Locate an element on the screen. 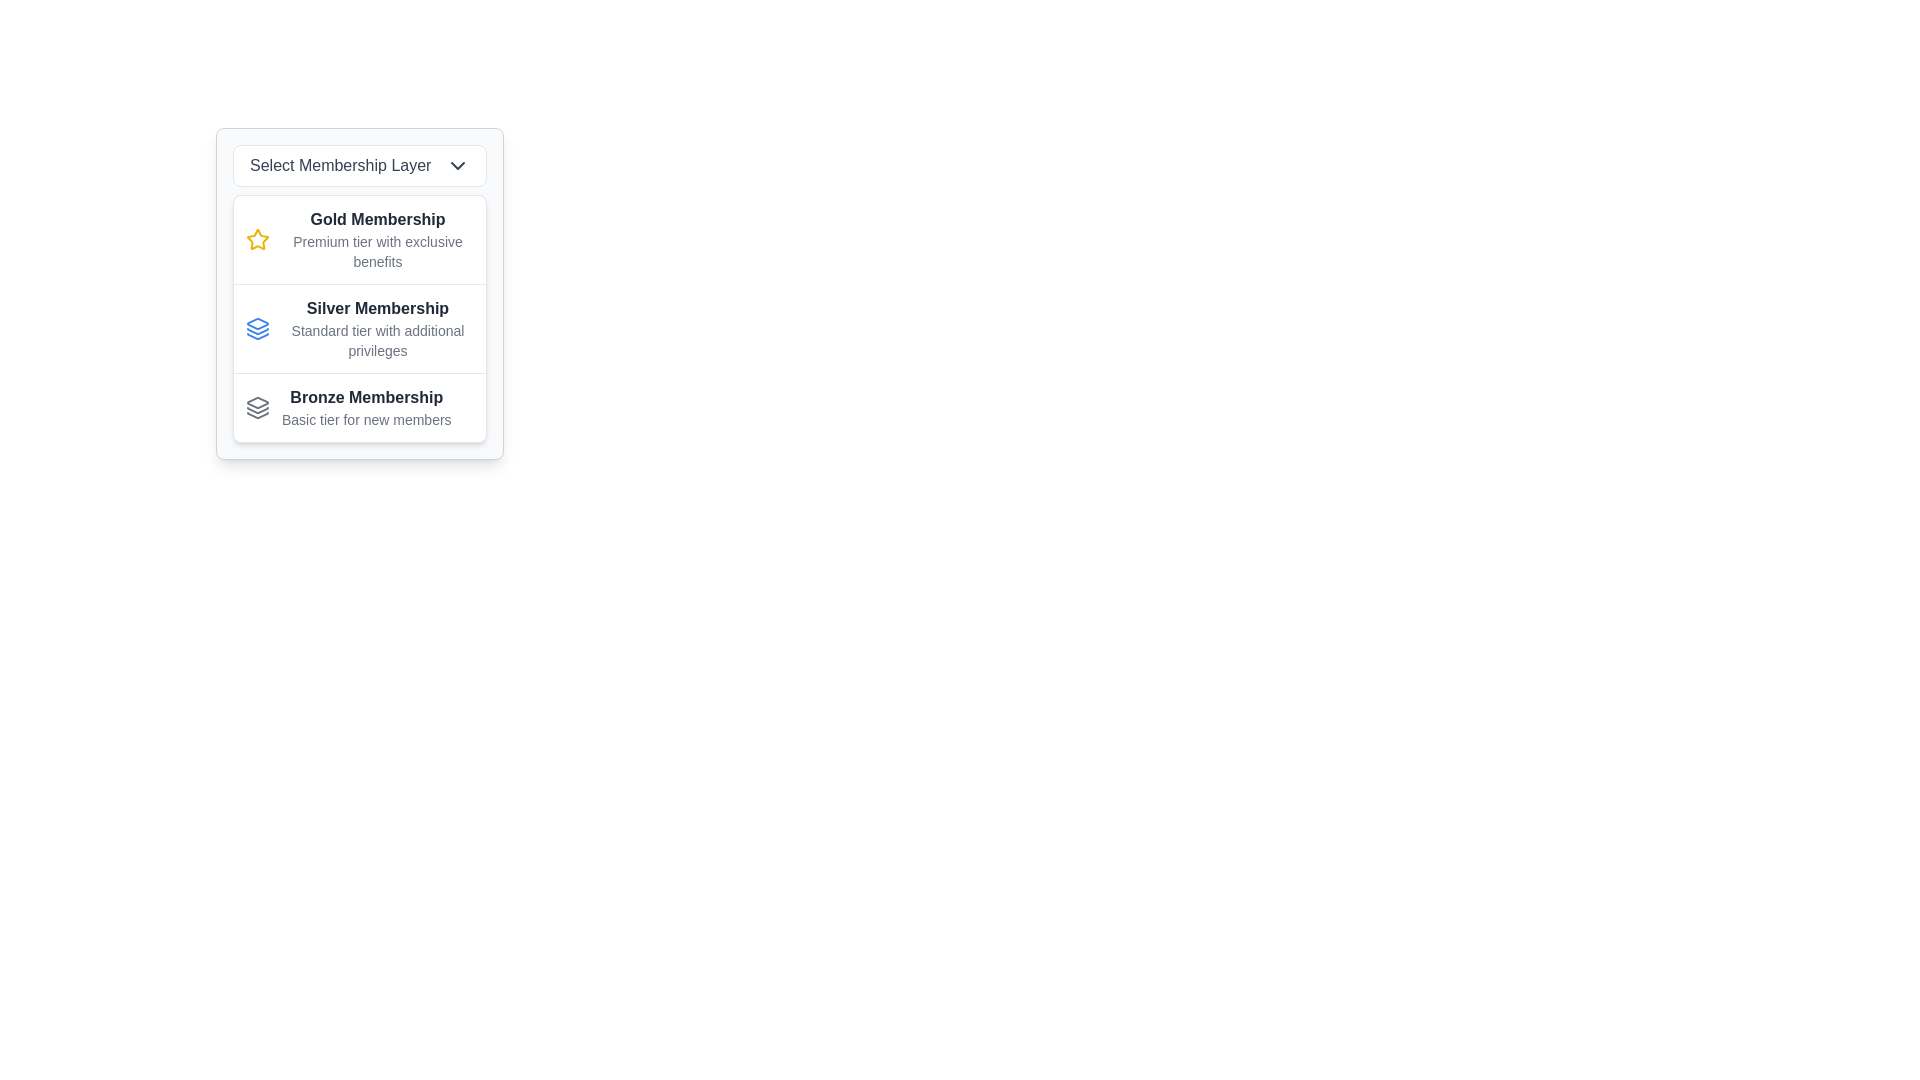 The height and width of the screenshot is (1080, 1920). middle graphical layer of the SVG icon, which is styled in gray and represents the second layer in a stack of three layers is located at coordinates (257, 409).